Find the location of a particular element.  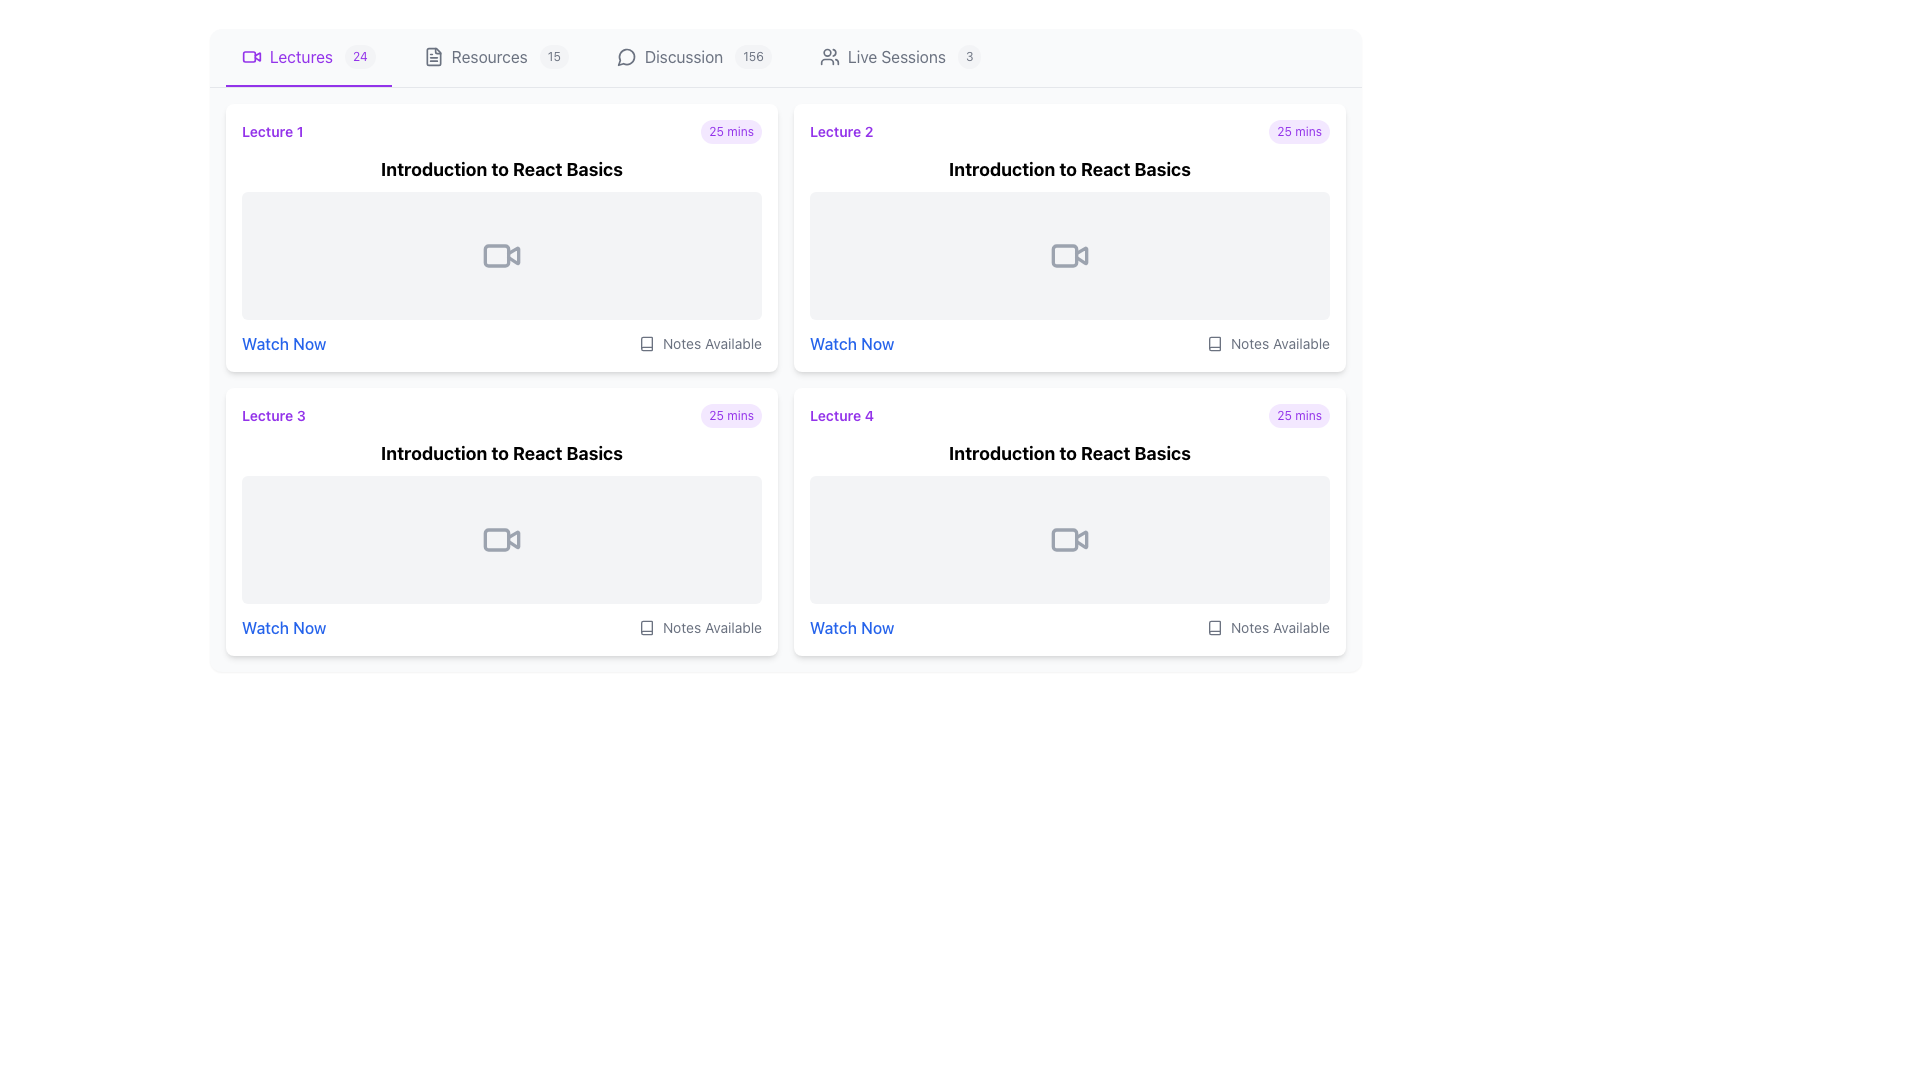

the text label reading 'Lecture 4', which is styled with a small bold purple font and located in the fourth lecture card is located at coordinates (842, 415).